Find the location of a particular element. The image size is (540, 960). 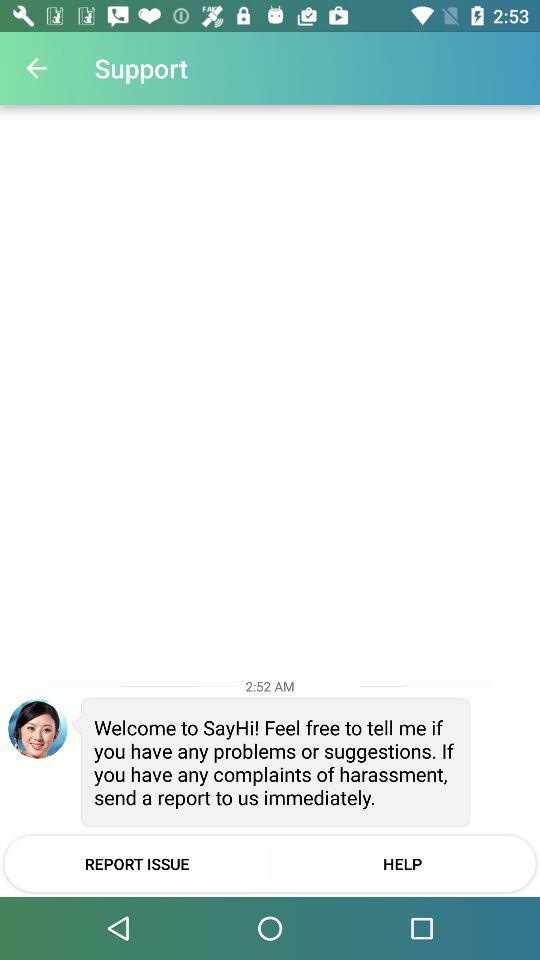

help is located at coordinates (402, 862).